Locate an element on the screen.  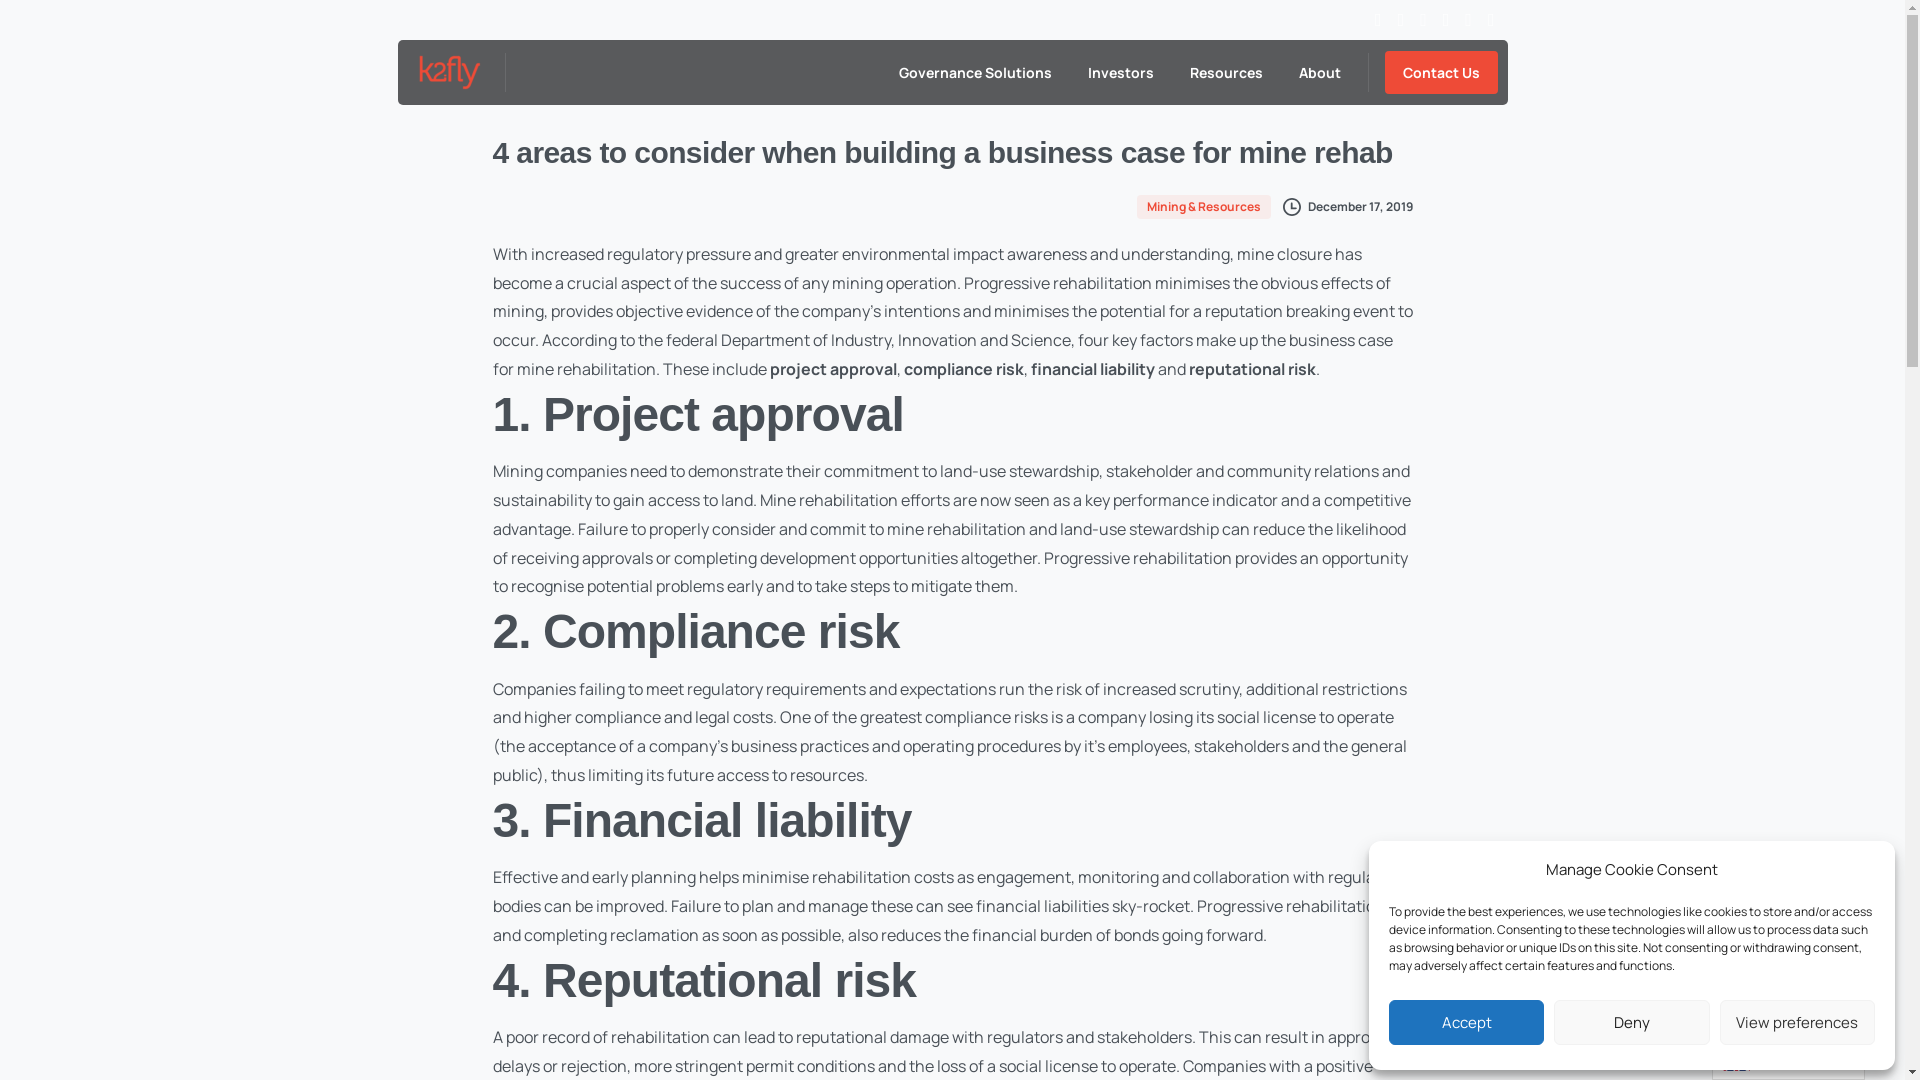
'Resources' is located at coordinates (1225, 71).